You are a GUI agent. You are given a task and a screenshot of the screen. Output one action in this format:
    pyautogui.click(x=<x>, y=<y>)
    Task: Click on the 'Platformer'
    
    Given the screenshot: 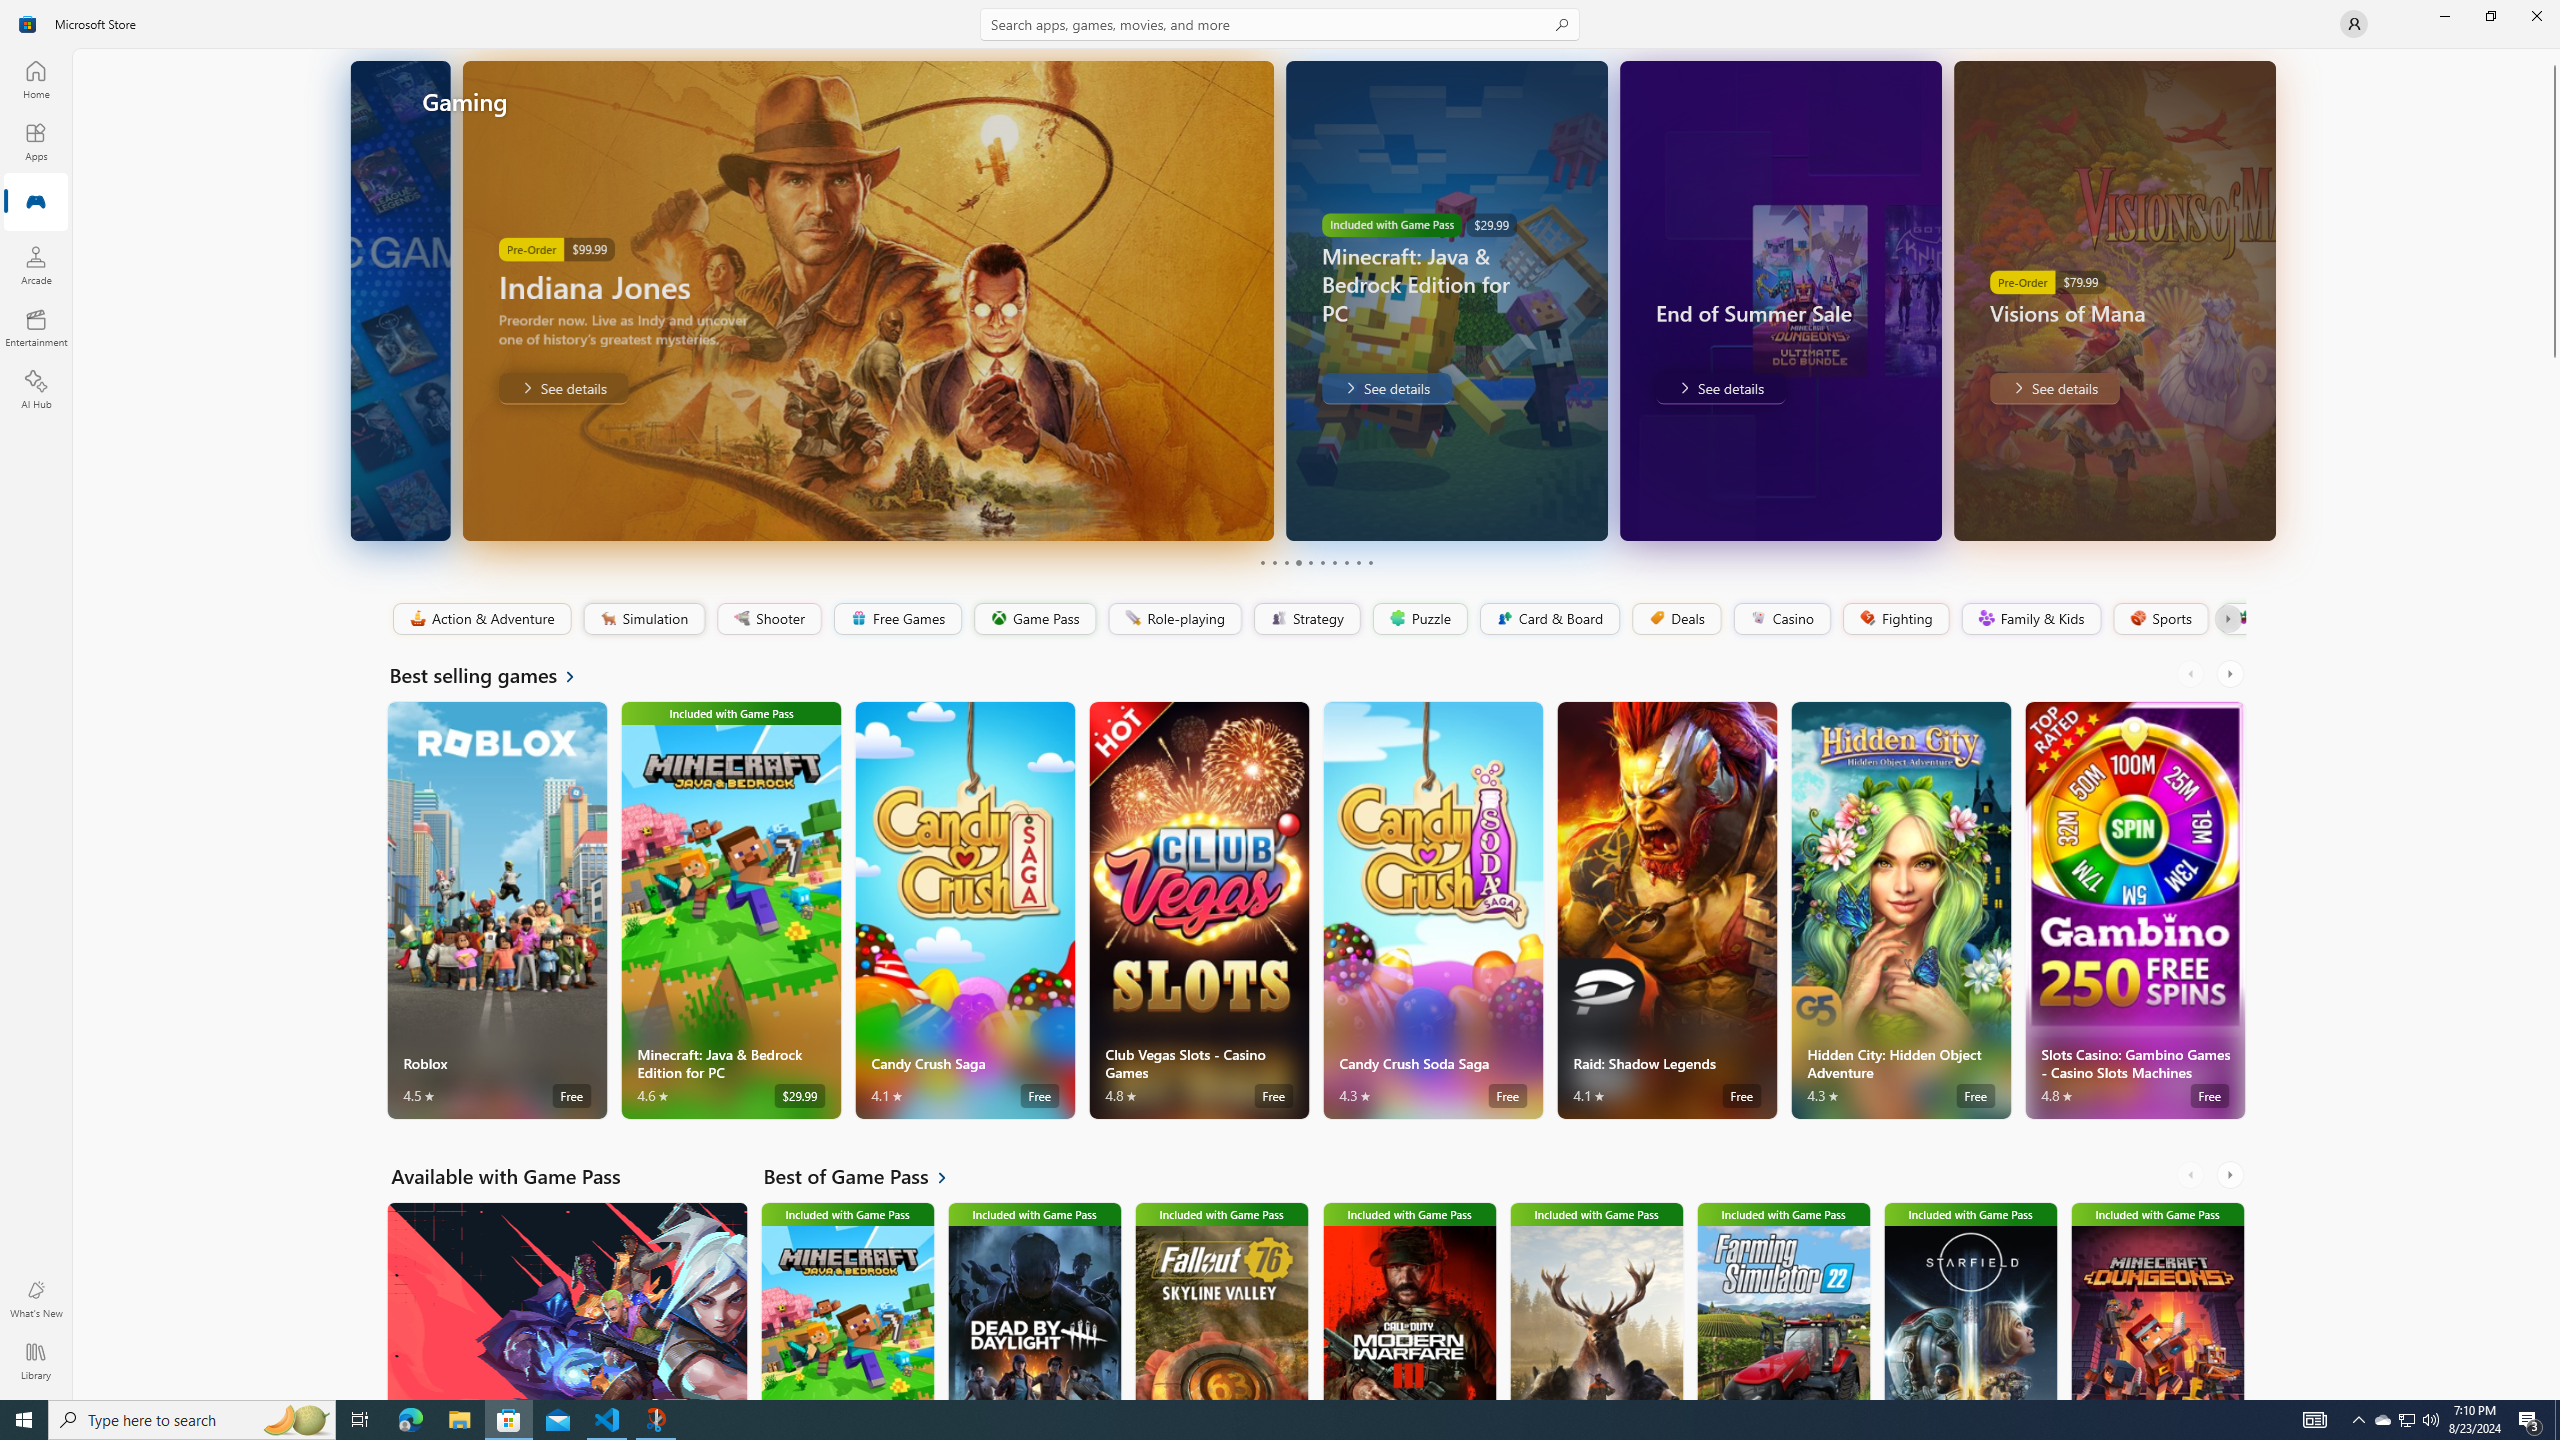 What is the action you would take?
    pyautogui.click(x=2231, y=618)
    